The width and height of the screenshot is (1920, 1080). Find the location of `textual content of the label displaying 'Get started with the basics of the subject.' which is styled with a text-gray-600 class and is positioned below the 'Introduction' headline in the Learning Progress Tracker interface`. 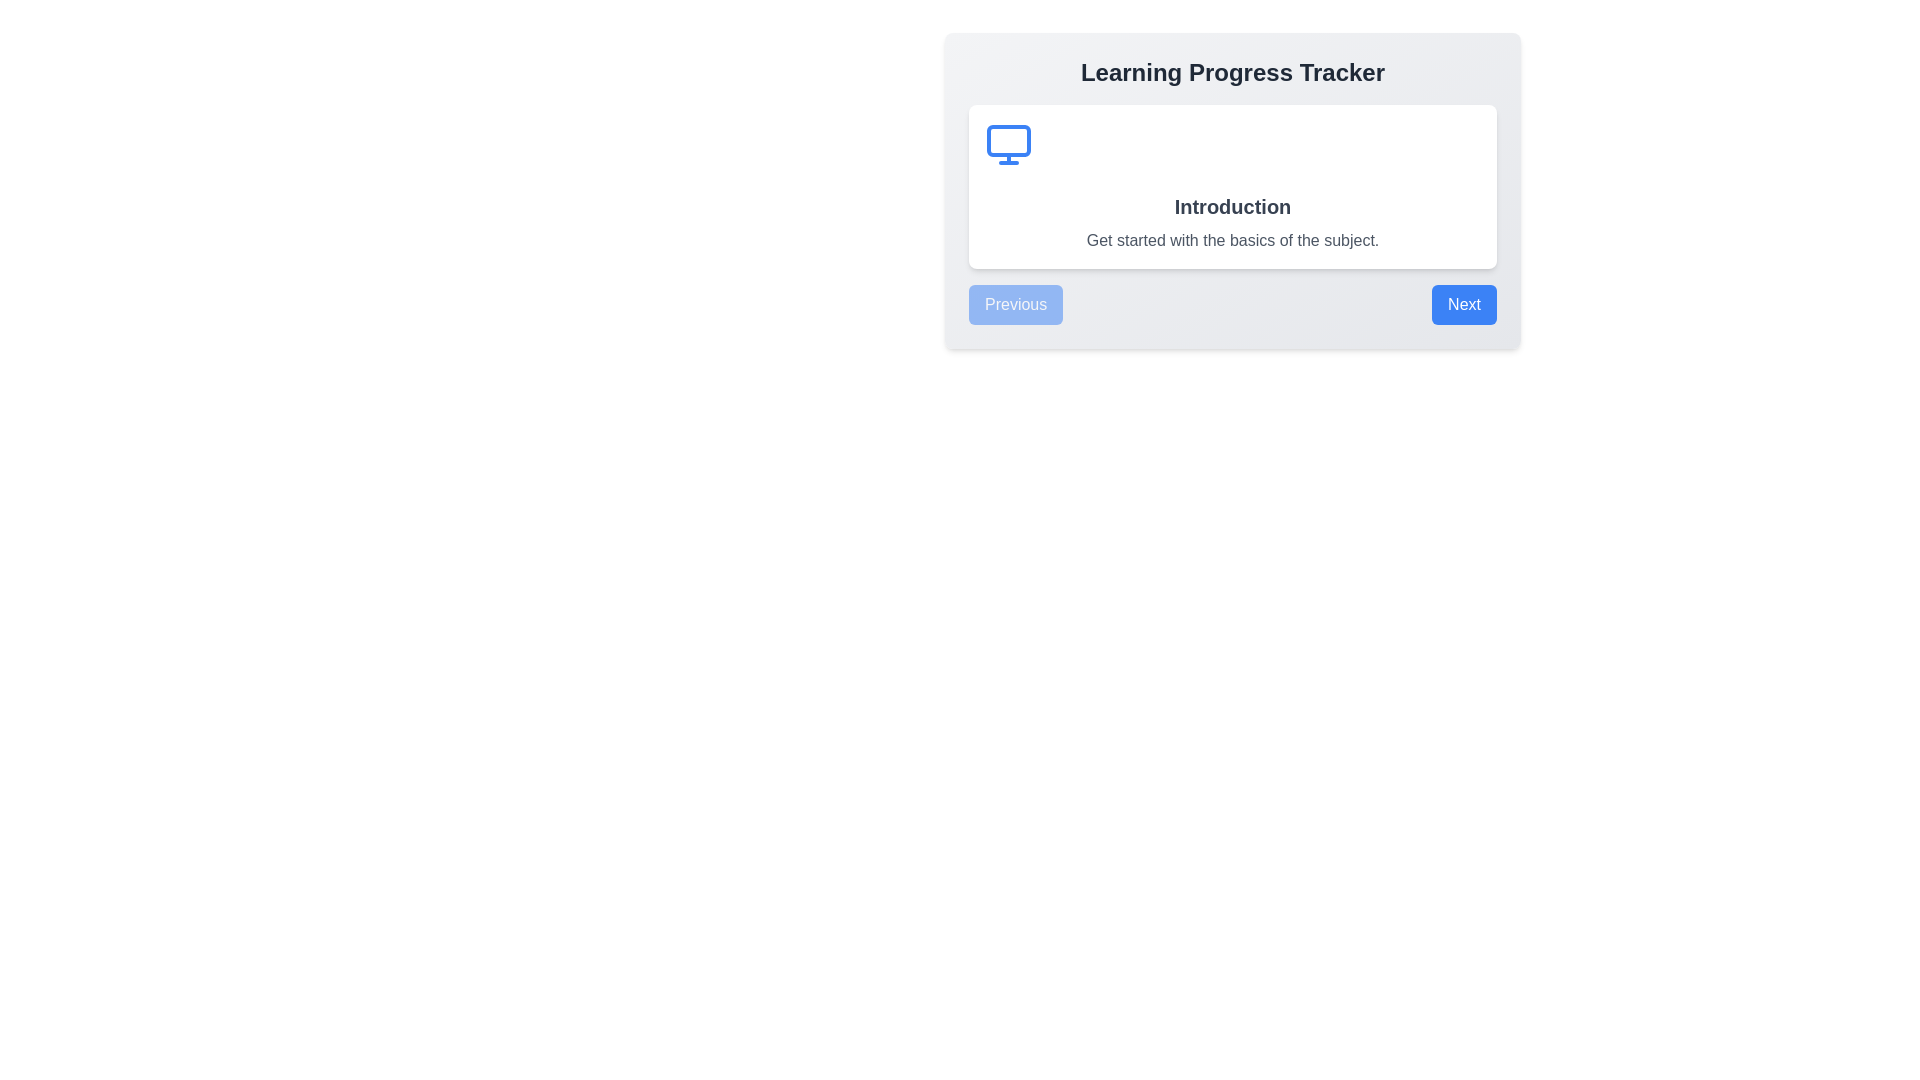

textual content of the label displaying 'Get started with the basics of the subject.' which is styled with a text-gray-600 class and is positioned below the 'Introduction' headline in the Learning Progress Tracker interface is located at coordinates (1232, 239).